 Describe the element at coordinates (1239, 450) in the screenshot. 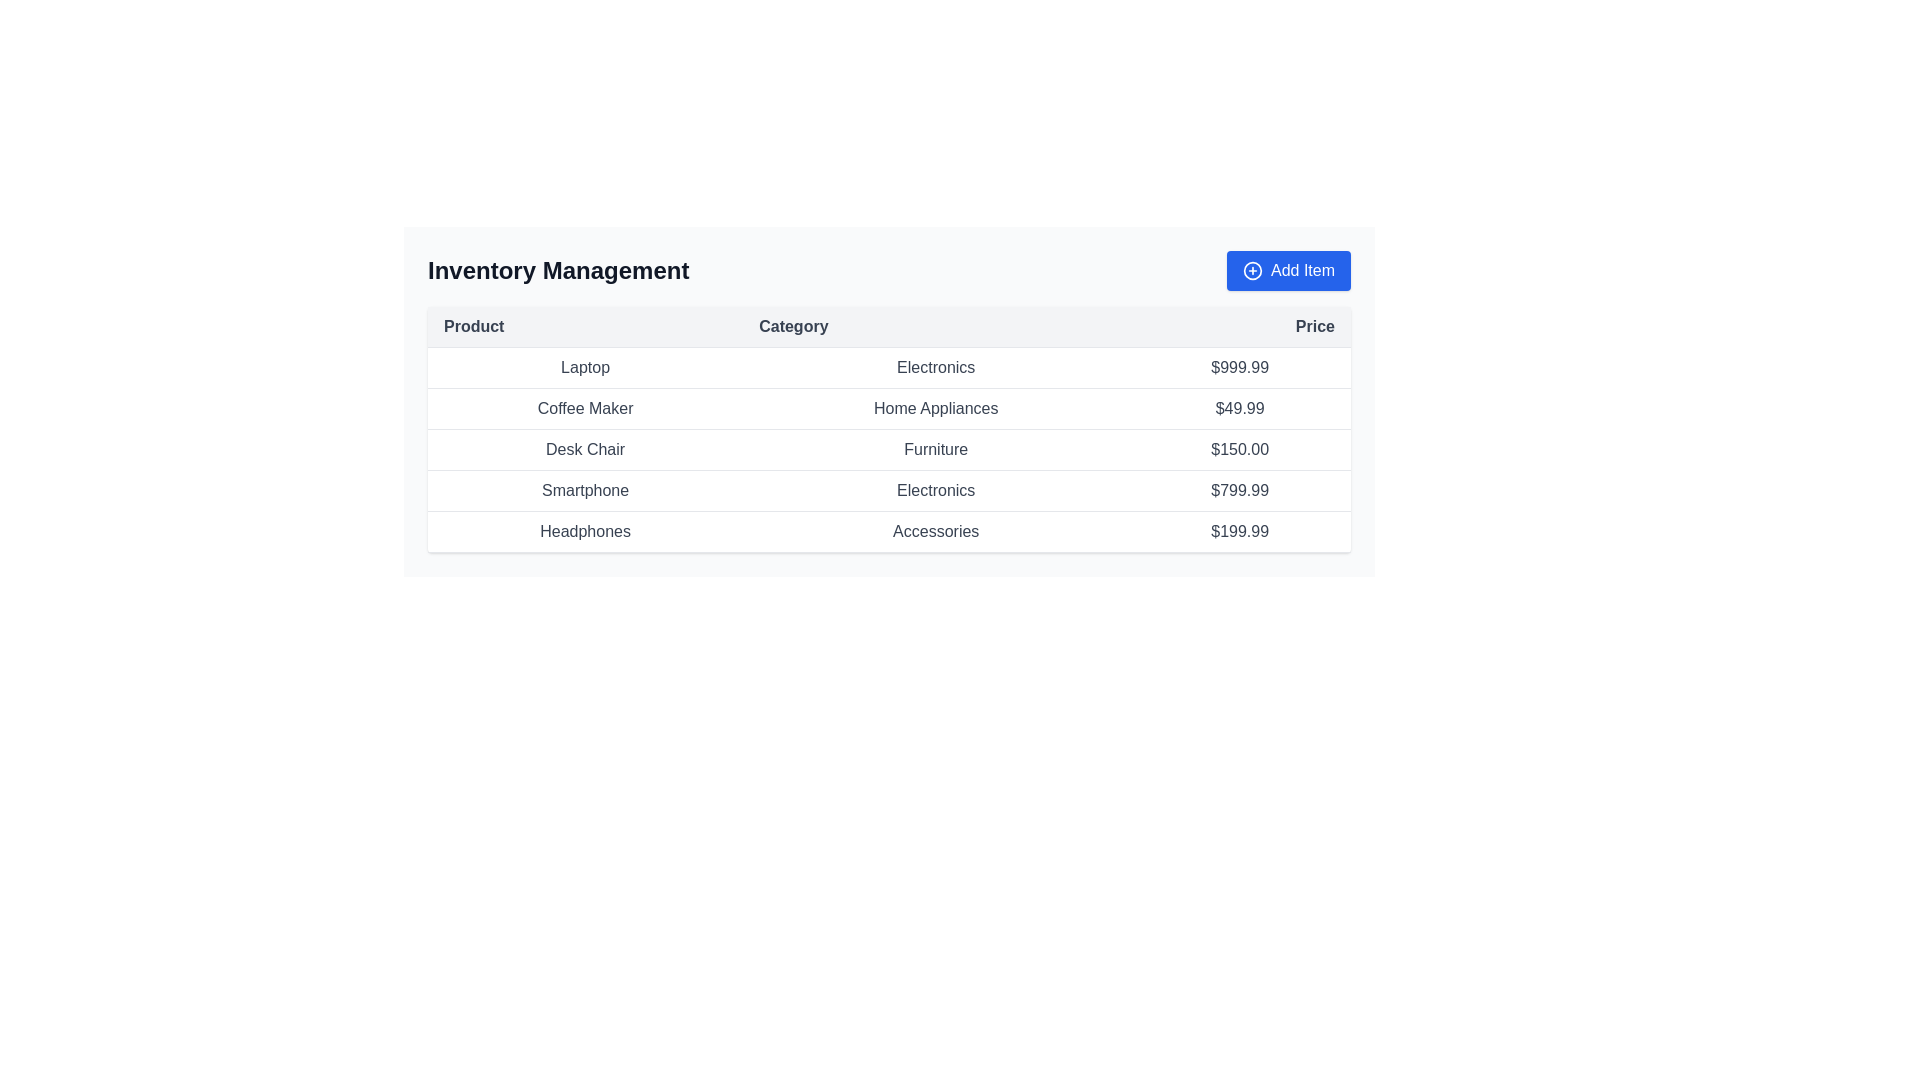

I see `price value displayed in the Text label indicating the price for the 'Desk Chair' item, located in the bottom-right portion of its row in the table` at that location.